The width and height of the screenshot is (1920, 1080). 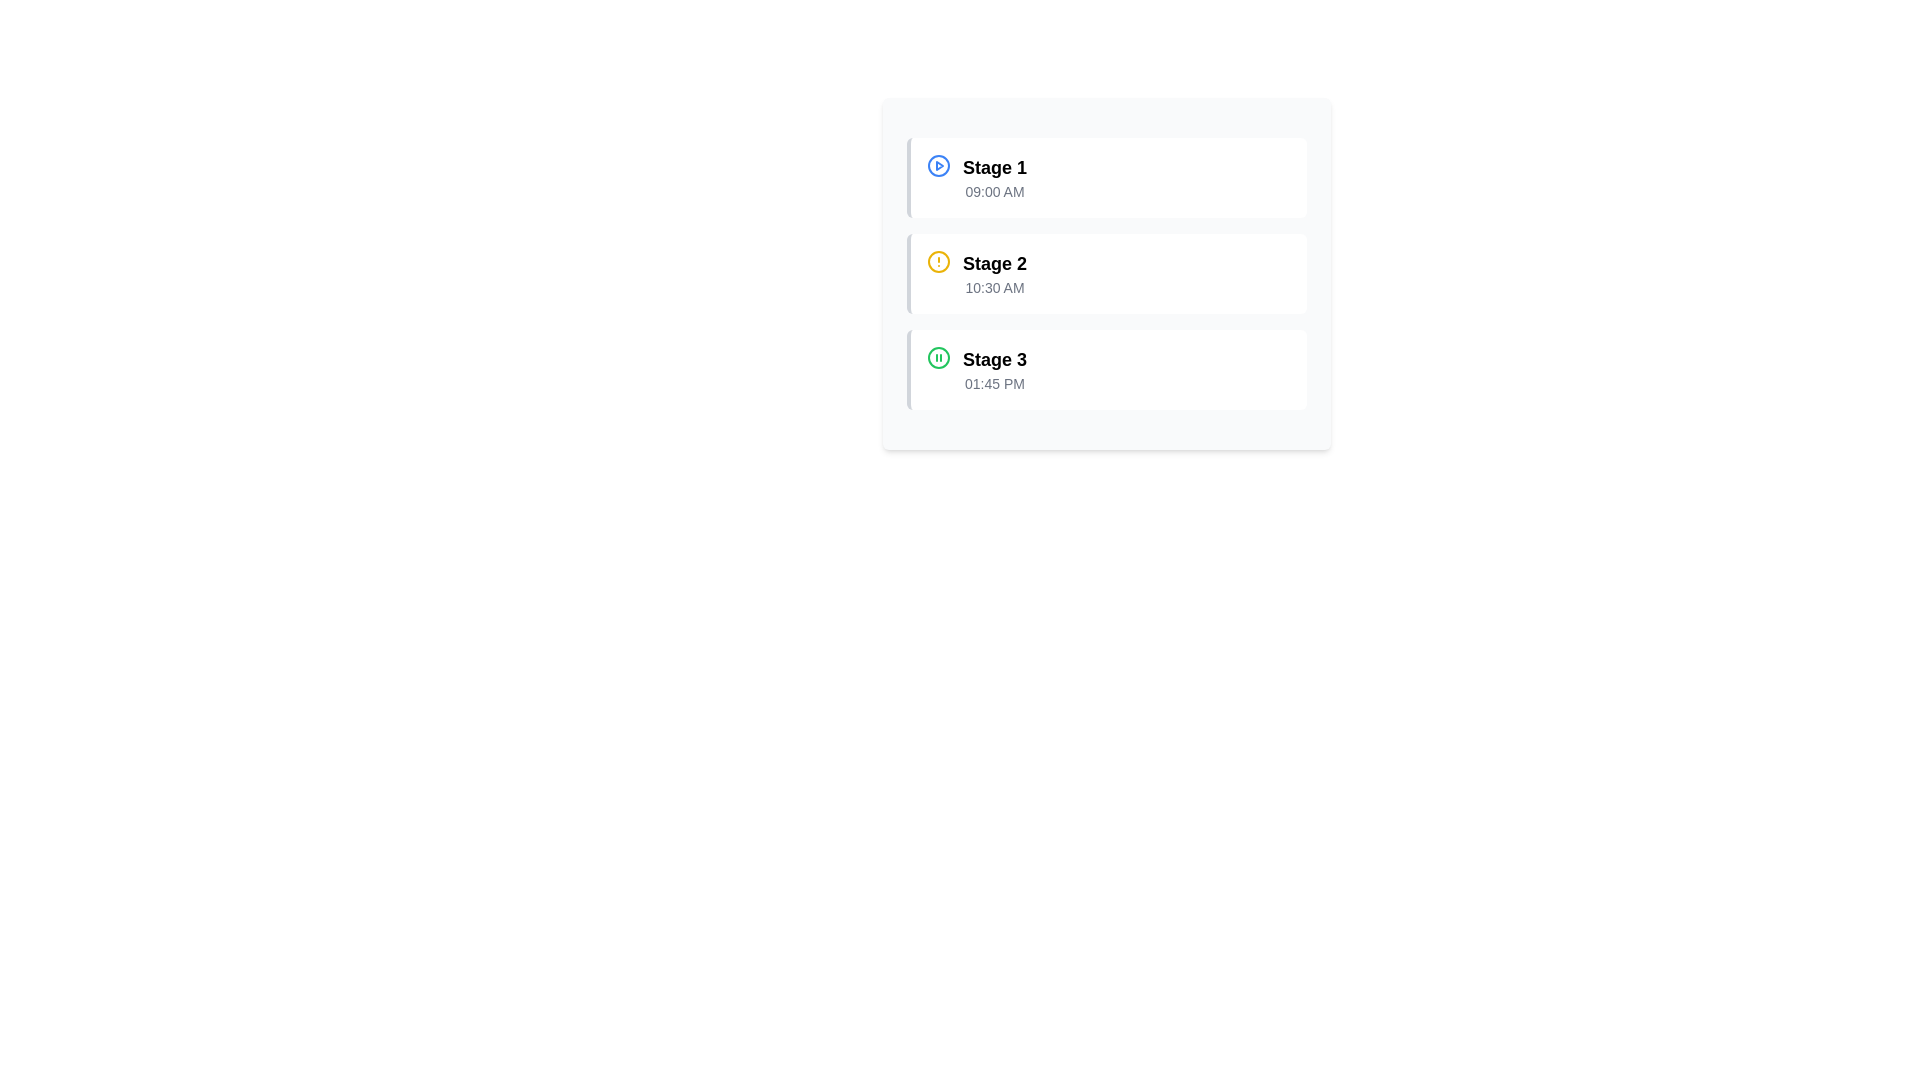 What do you see at coordinates (938, 164) in the screenshot?
I see `the play icon representing 'Stage 1'` at bounding box center [938, 164].